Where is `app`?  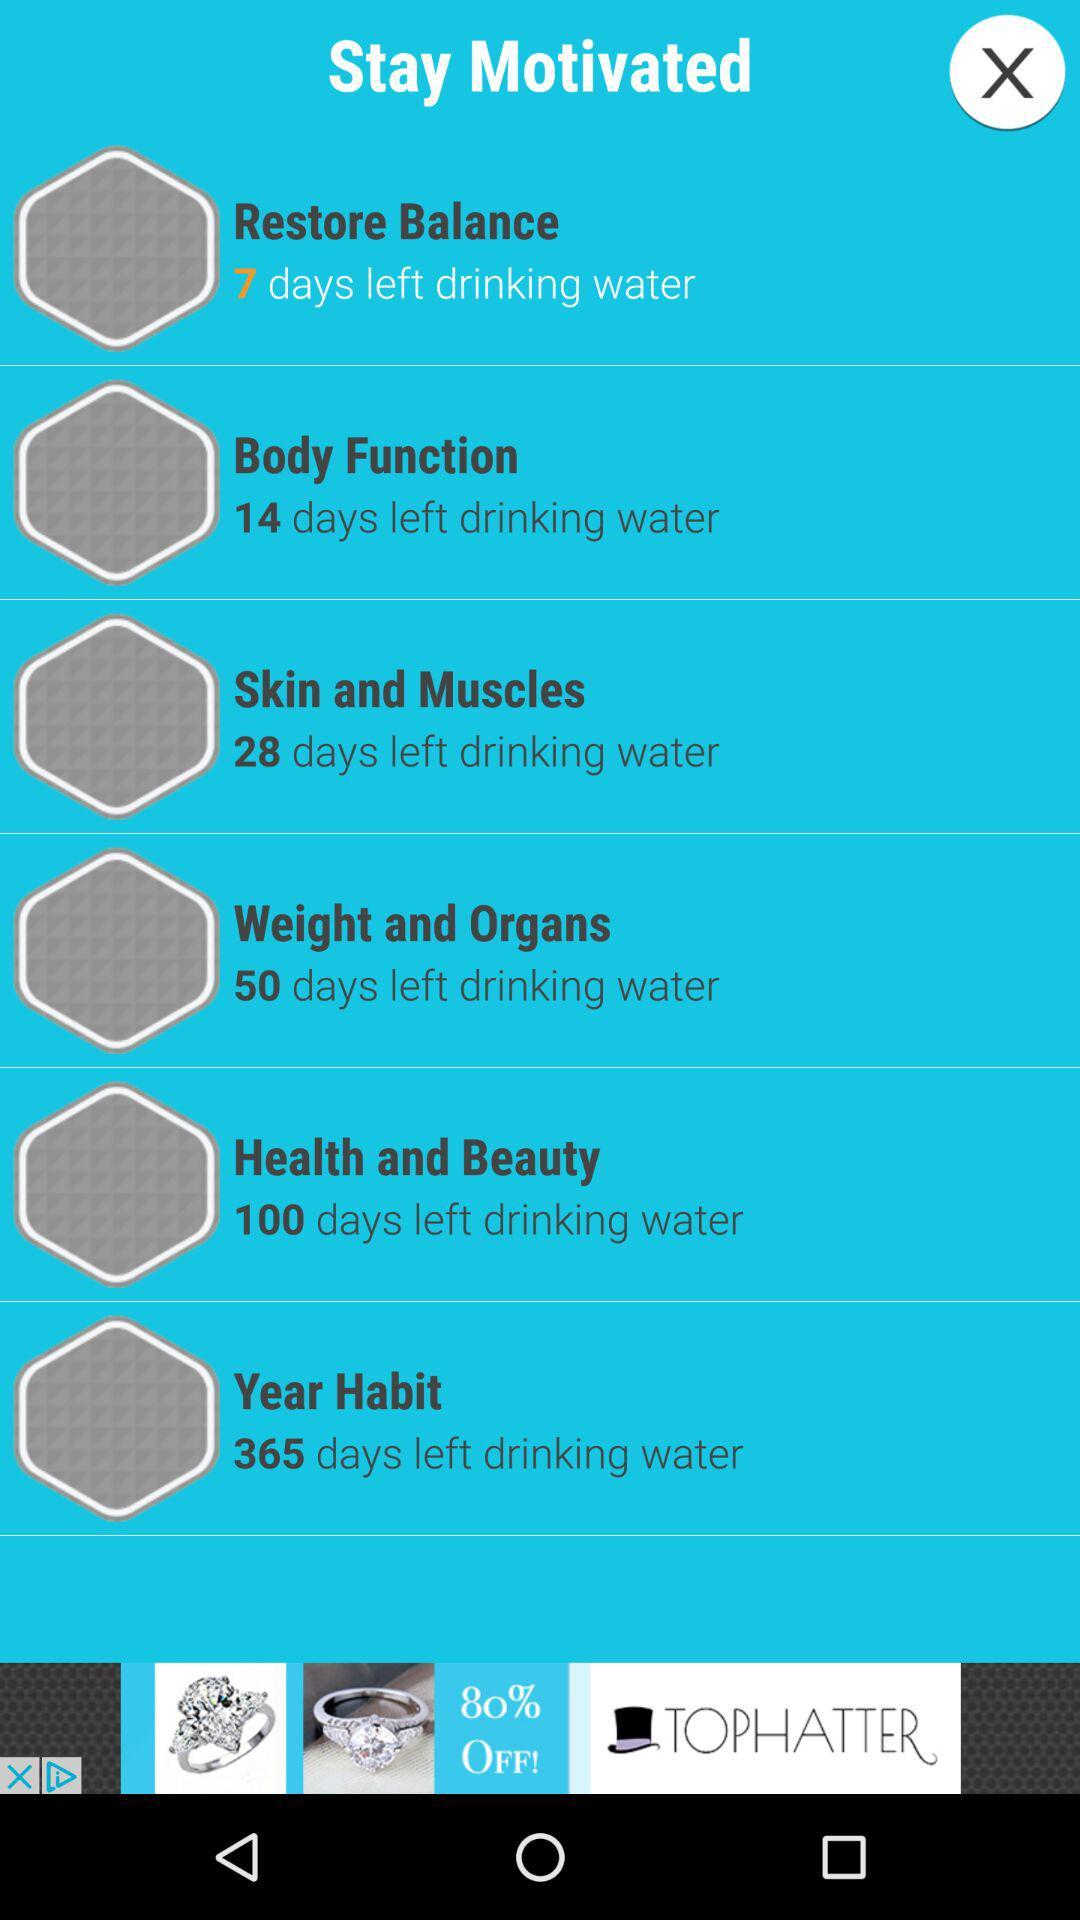
app is located at coordinates (1007, 72).